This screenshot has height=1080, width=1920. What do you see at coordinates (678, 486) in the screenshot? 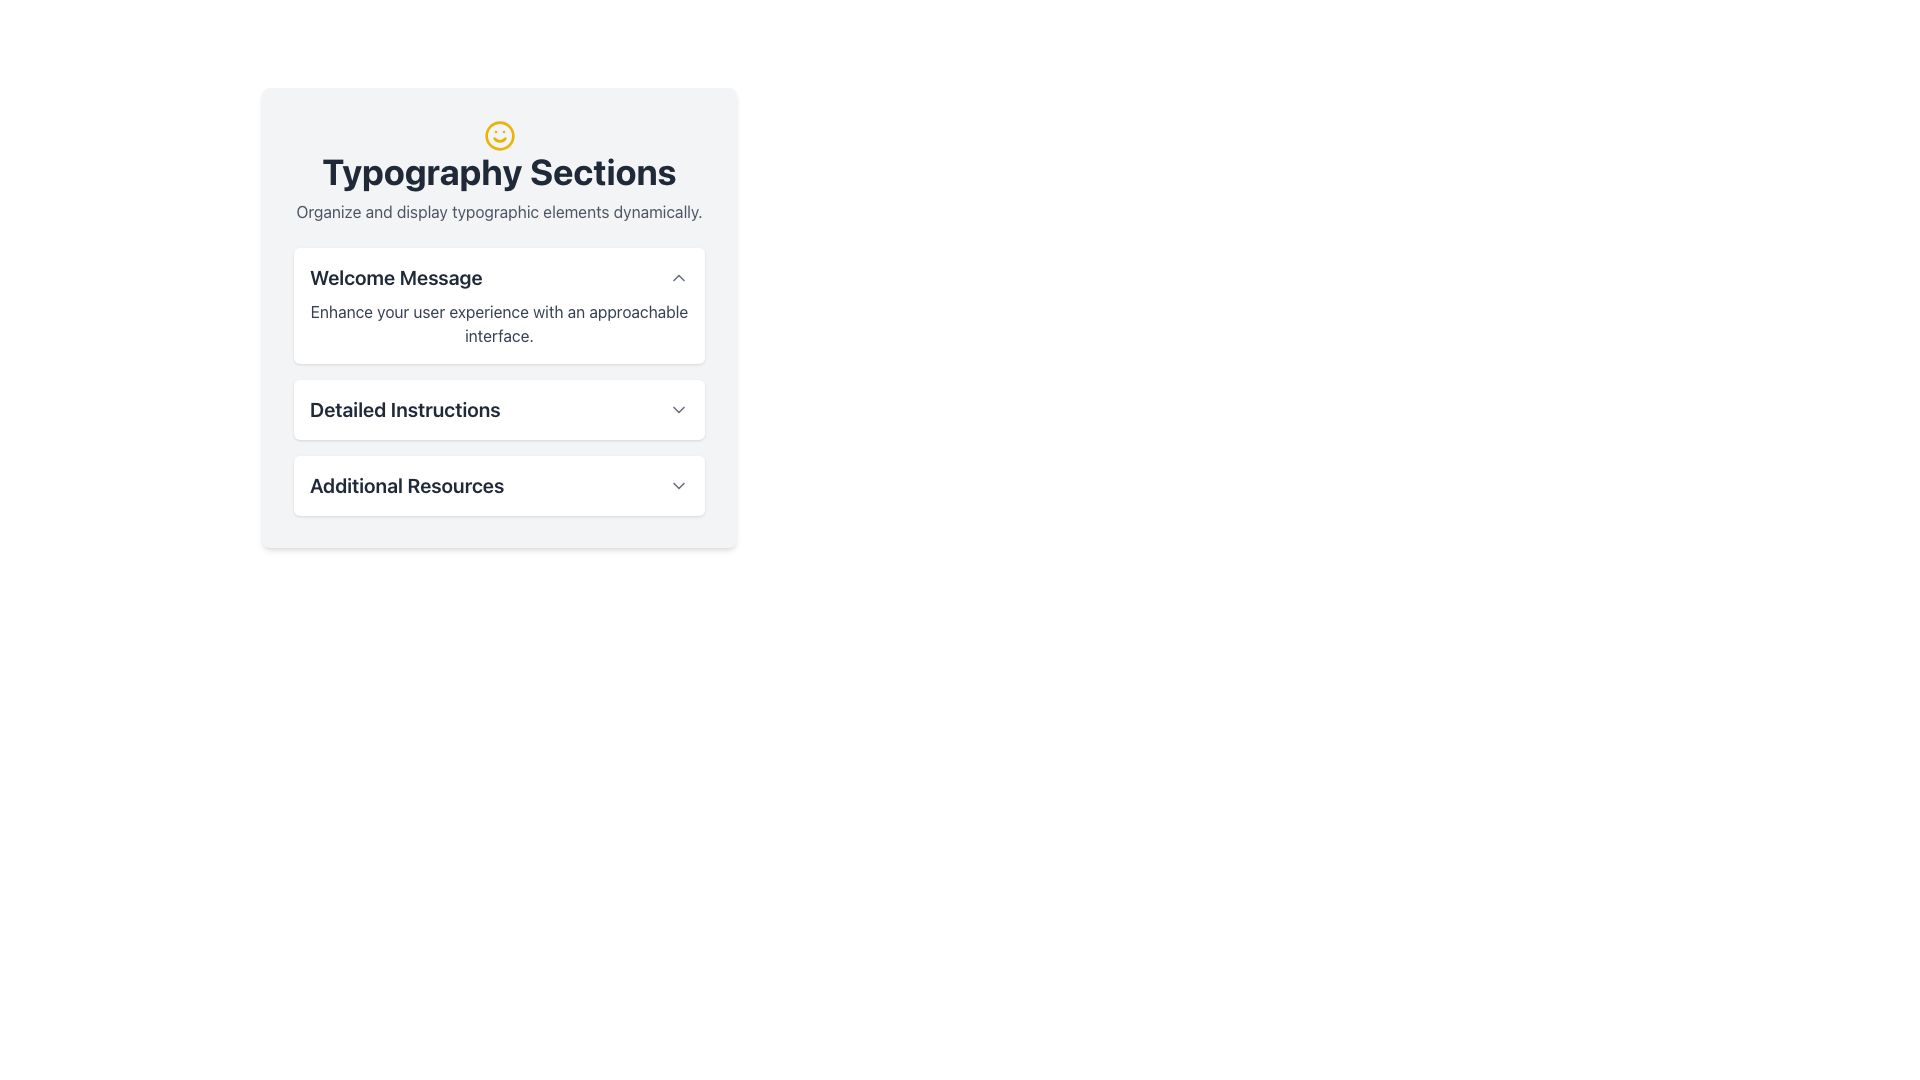
I see `the chevron-down icon located to the far-right of the 'Additional Resources' section` at bounding box center [678, 486].